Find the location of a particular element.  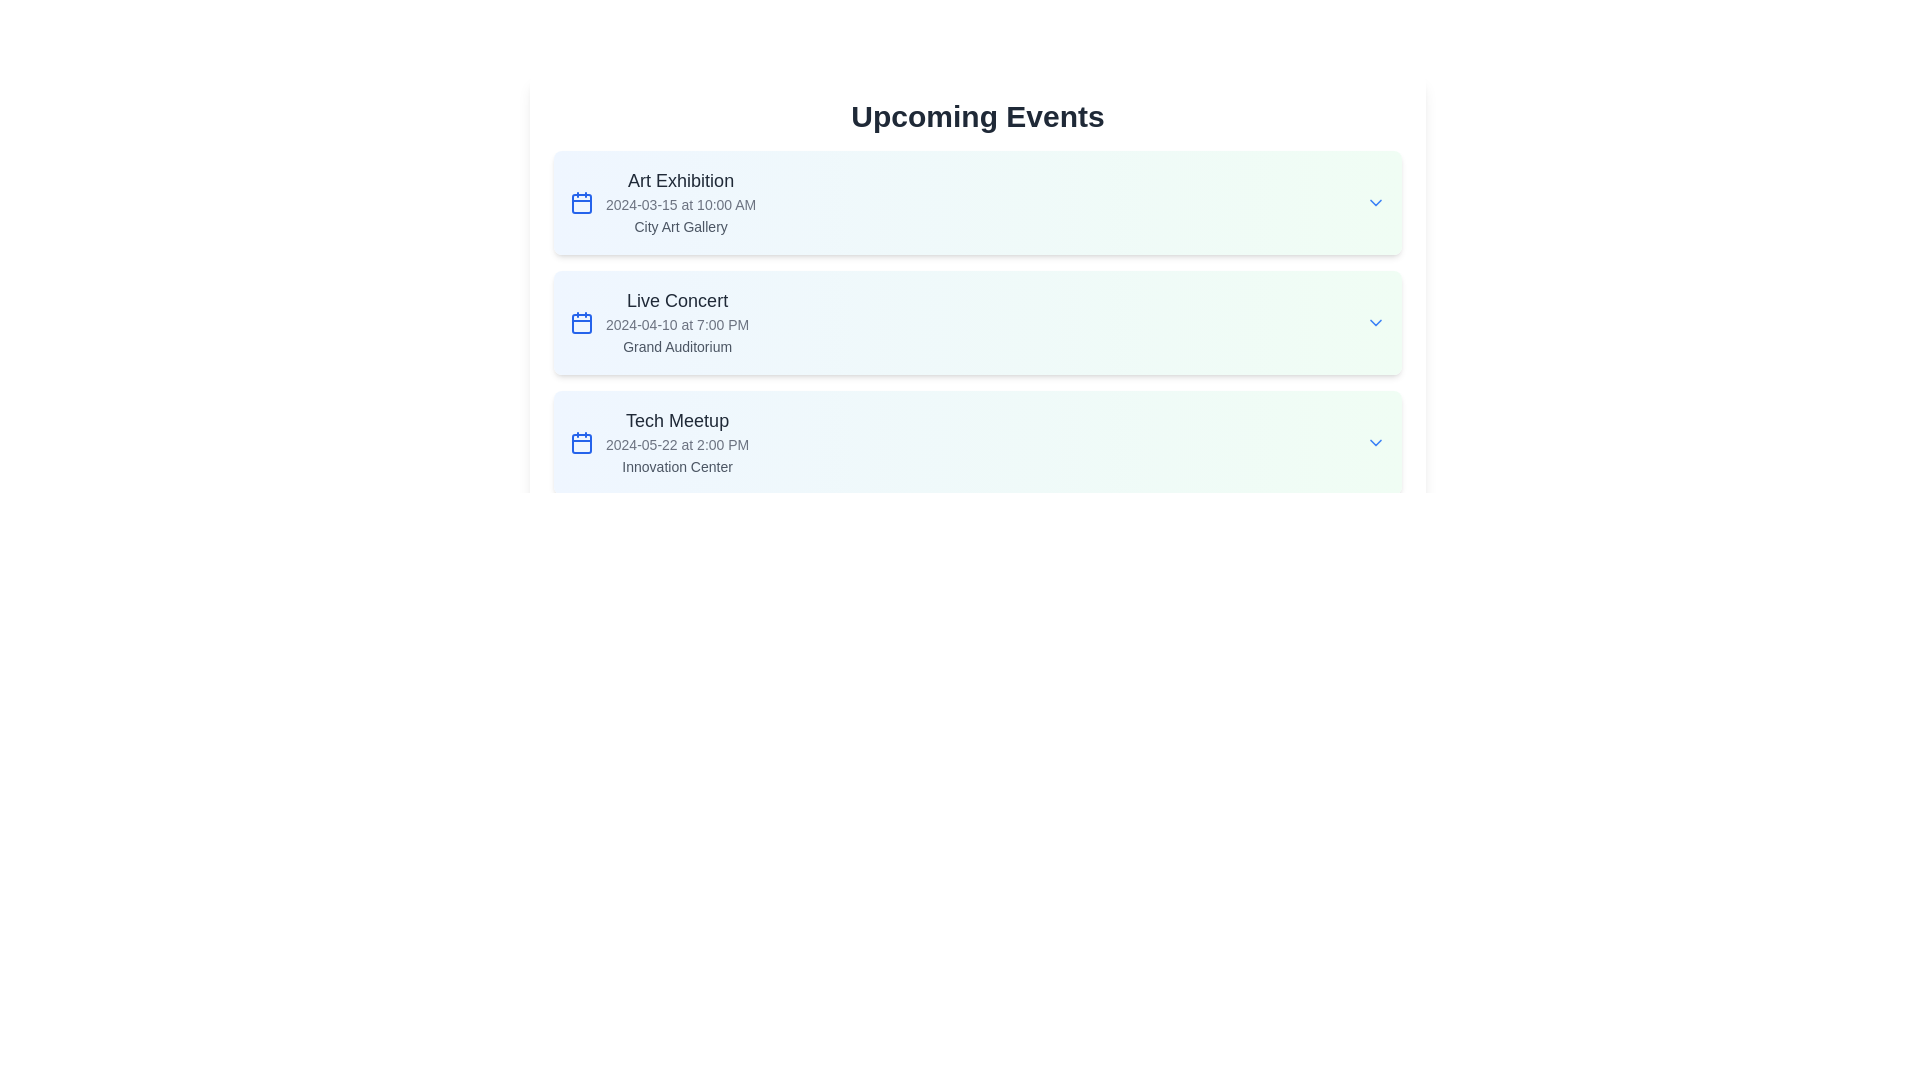

the rectangle shape within the SVG calendar icon on the first event card titled 'Art Exhibition', located to the left of the event title and date text is located at coordinates (580, 204).